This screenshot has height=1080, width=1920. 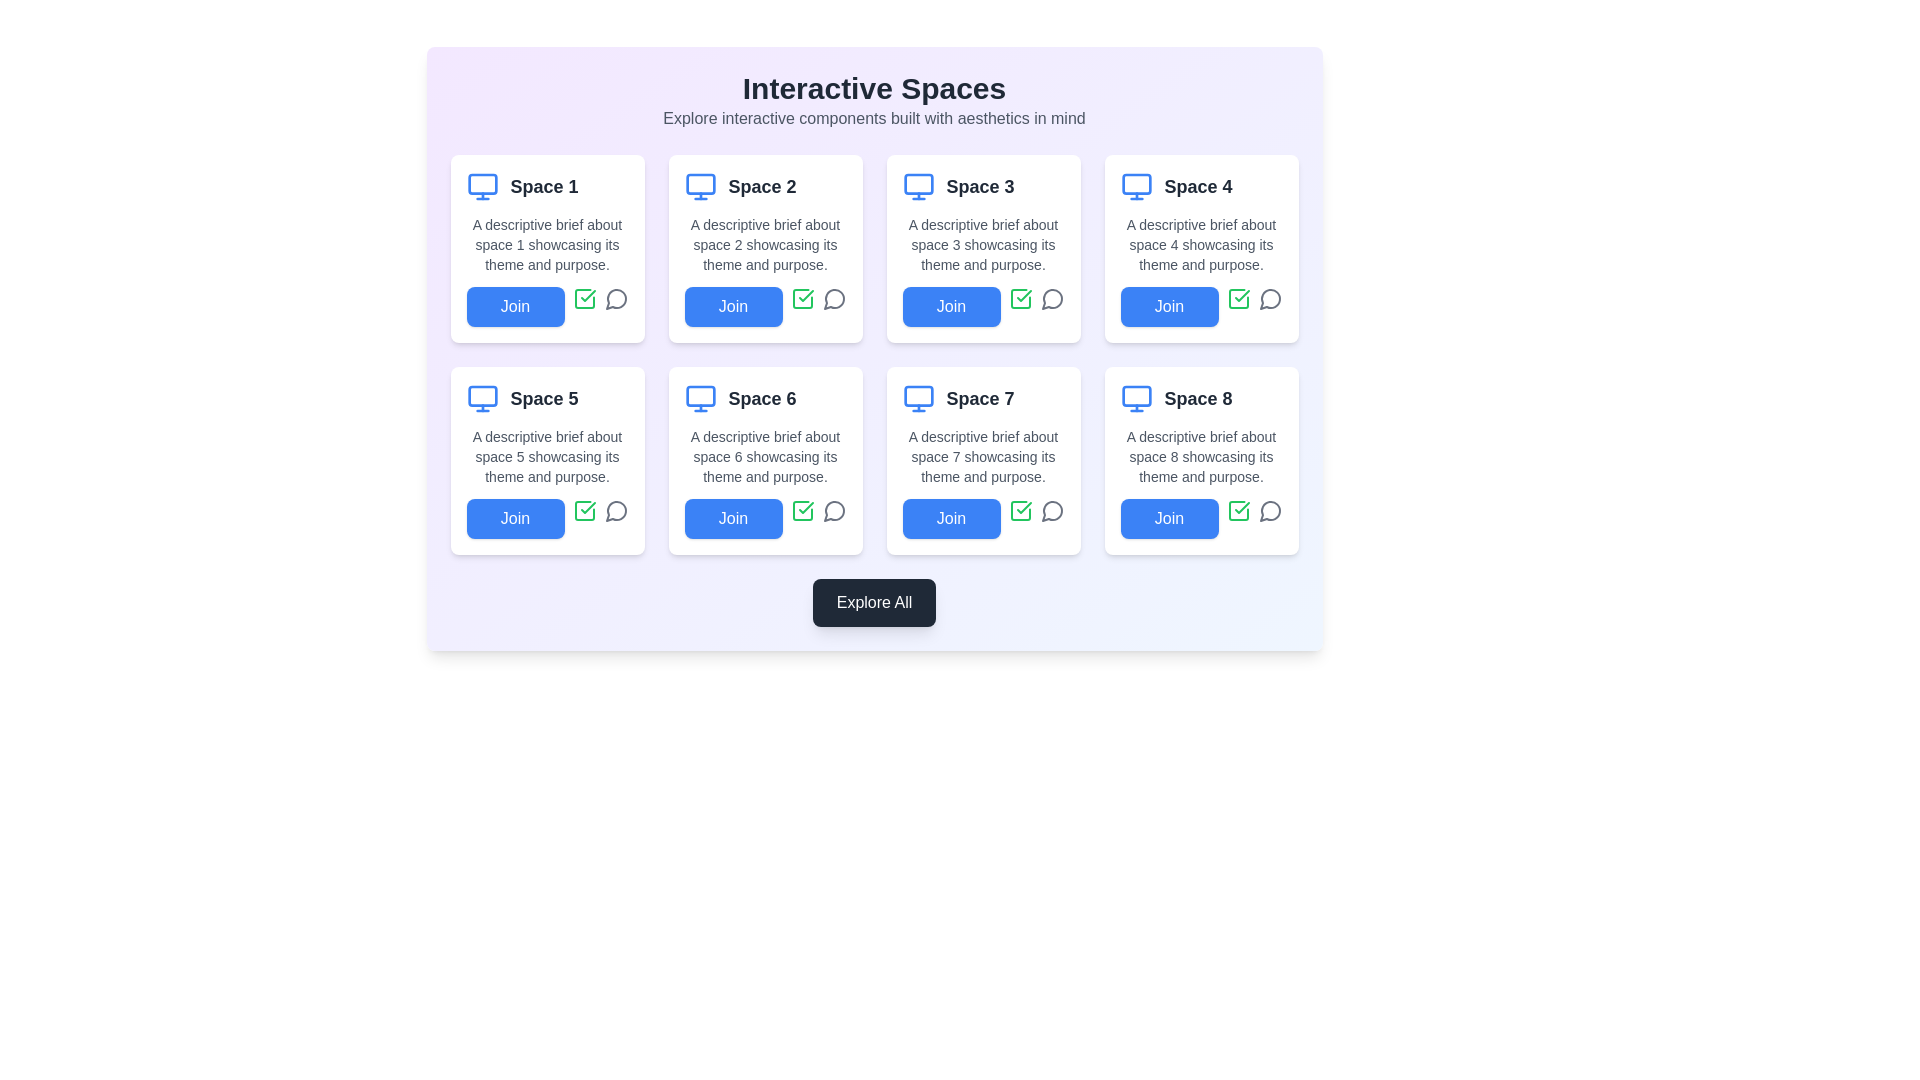 What do you see at coordinates (761, 186) in the screenshot?
I see `the text label titled 'Space 2' located in the second card of the first row, positioned to the right of a monitor icon and above the 'Join' button` at bounding box center [761, 186].